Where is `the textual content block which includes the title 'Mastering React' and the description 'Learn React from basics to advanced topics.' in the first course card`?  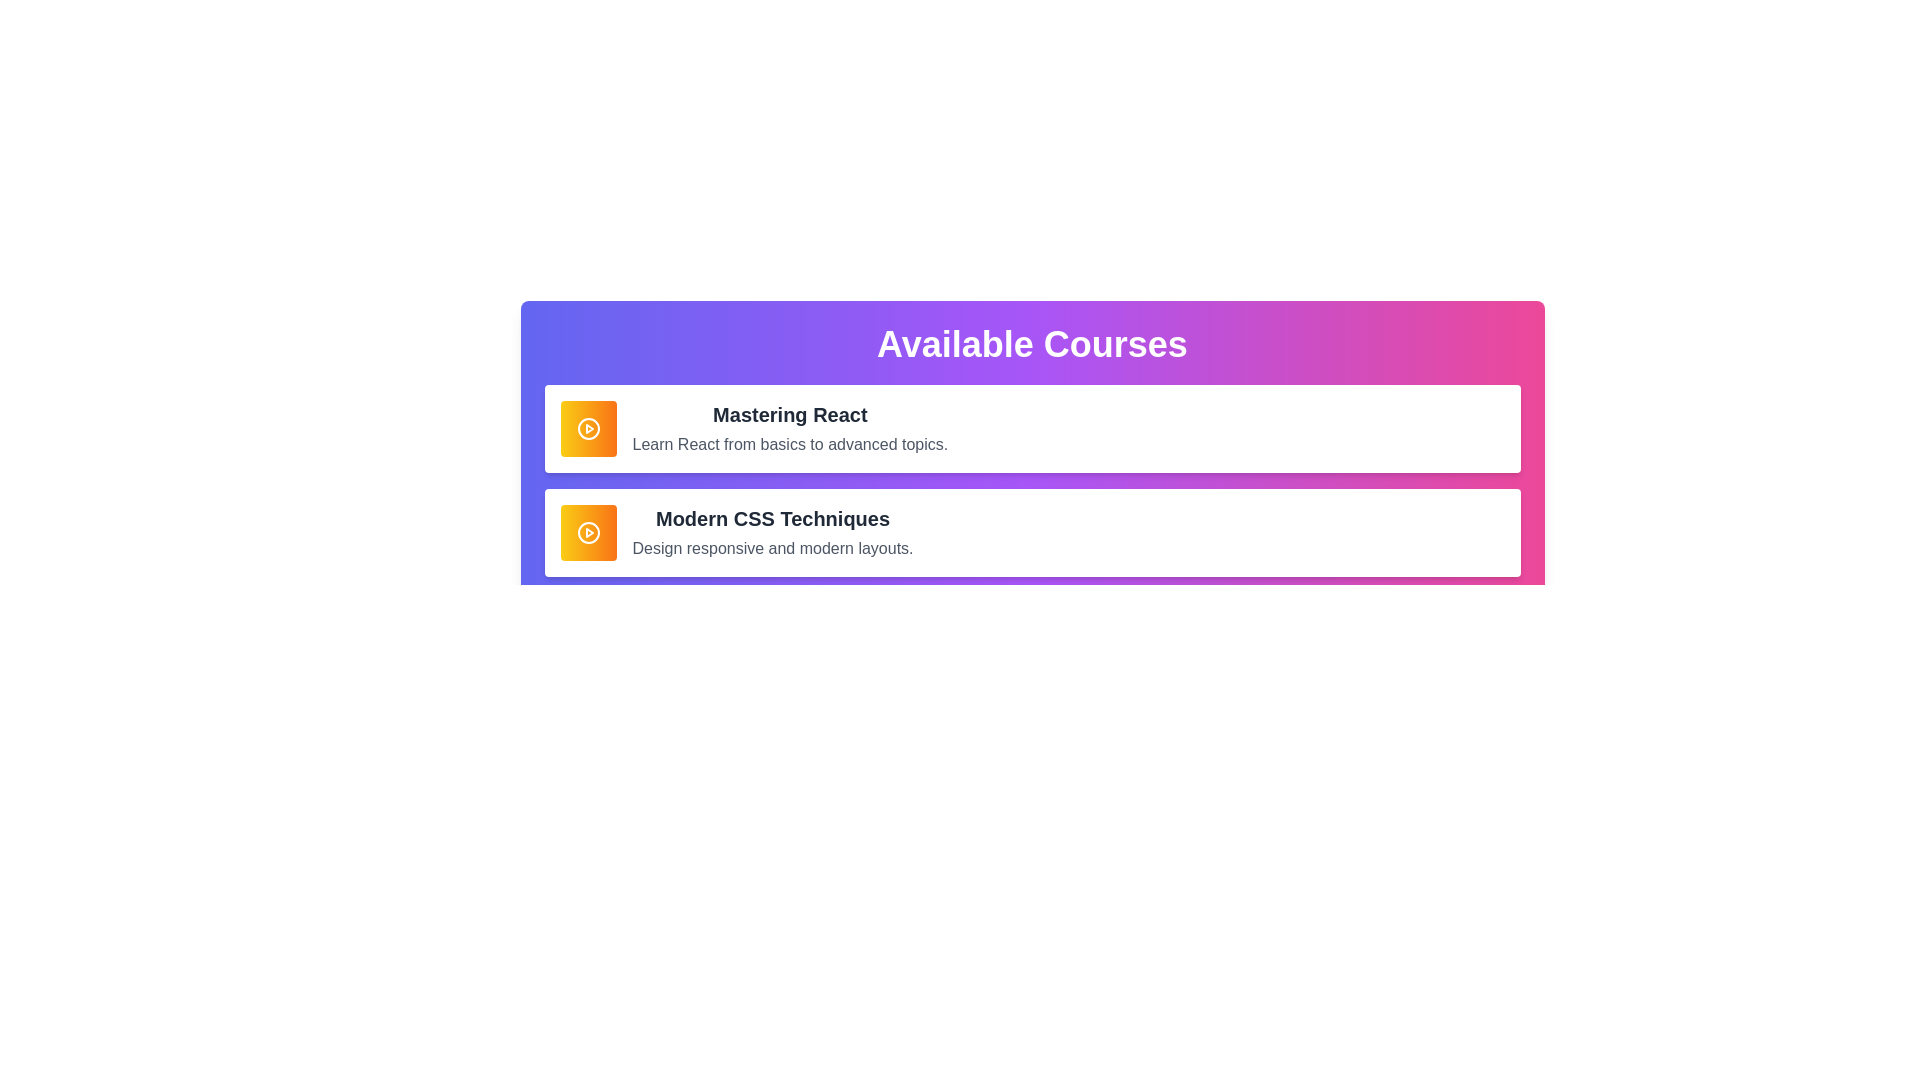 the textual content block which includes the title 'Mastering React' and the description 'Learn React from basics to advanced topics.' in the first course card is located at coordinates (789, 427).